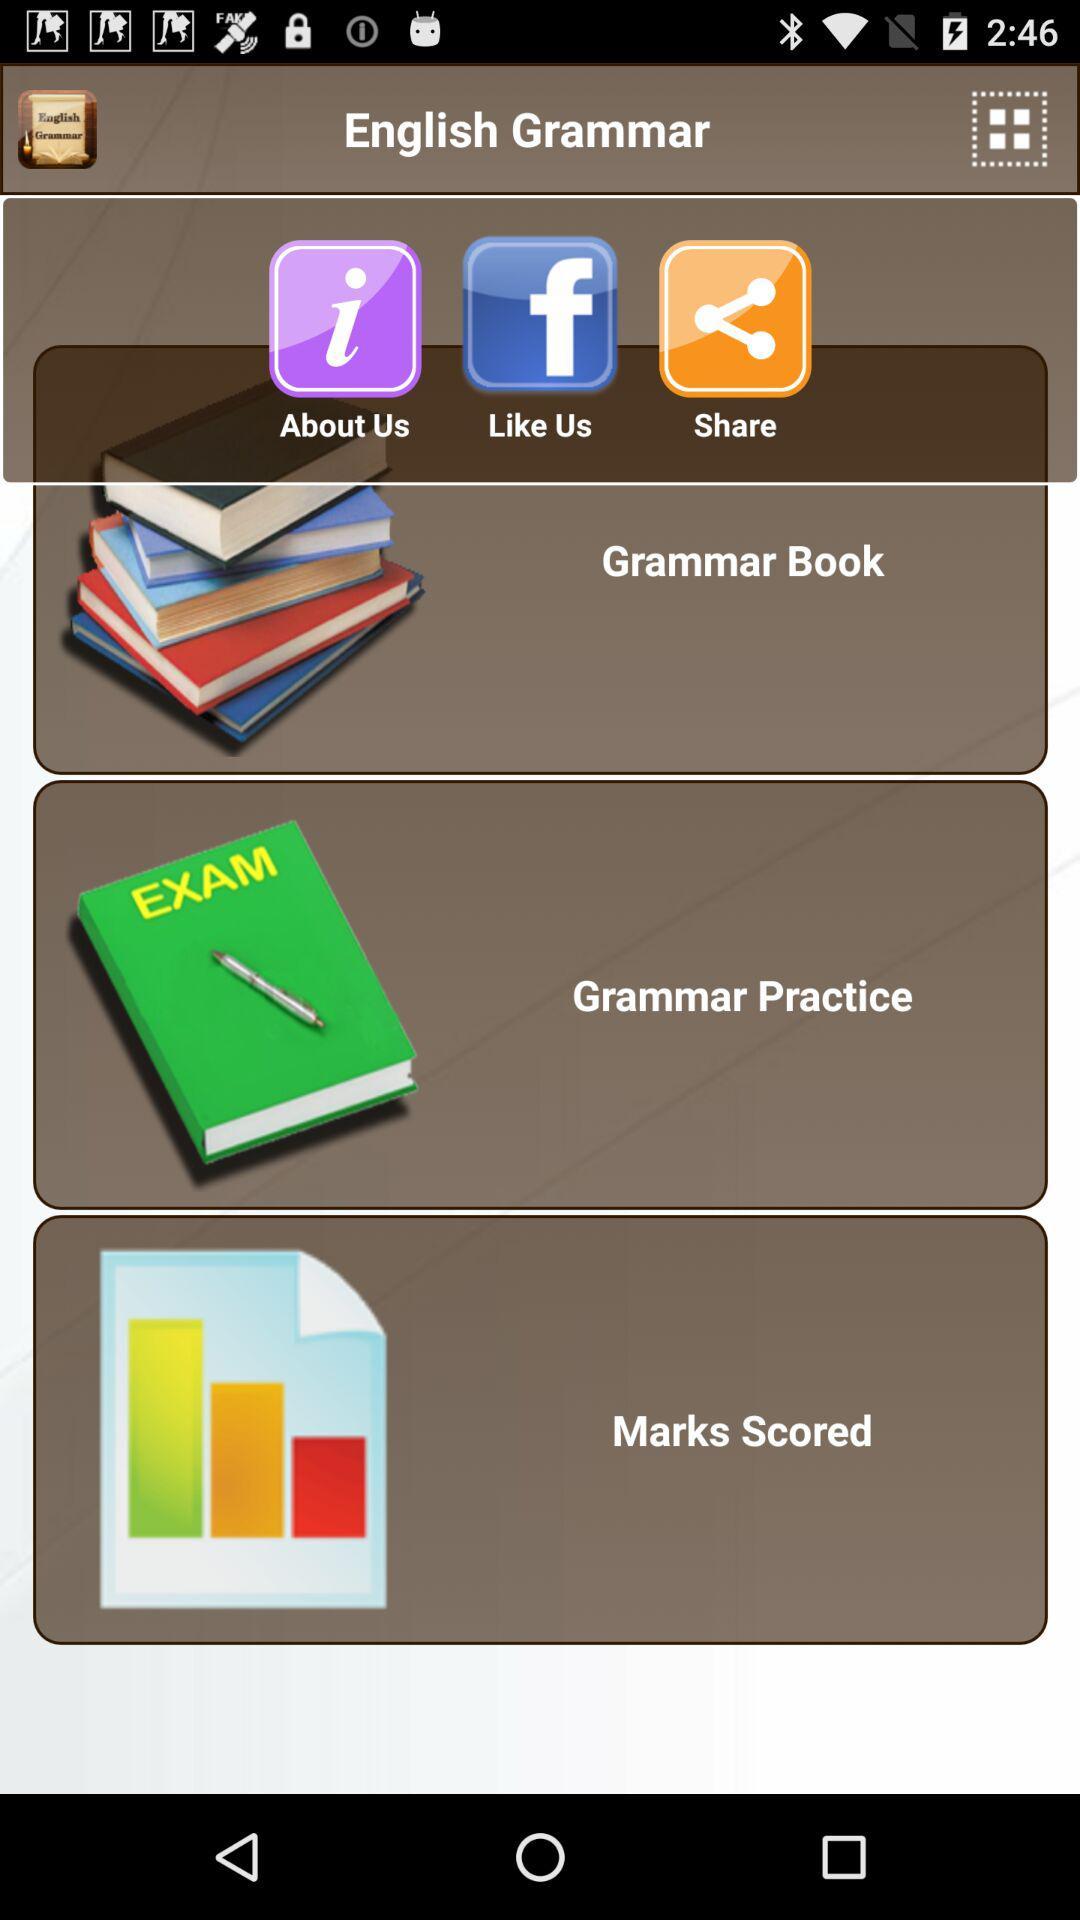  Describe the element at coordinates (343, 317) in the screenshot. I see `information button` at that location.